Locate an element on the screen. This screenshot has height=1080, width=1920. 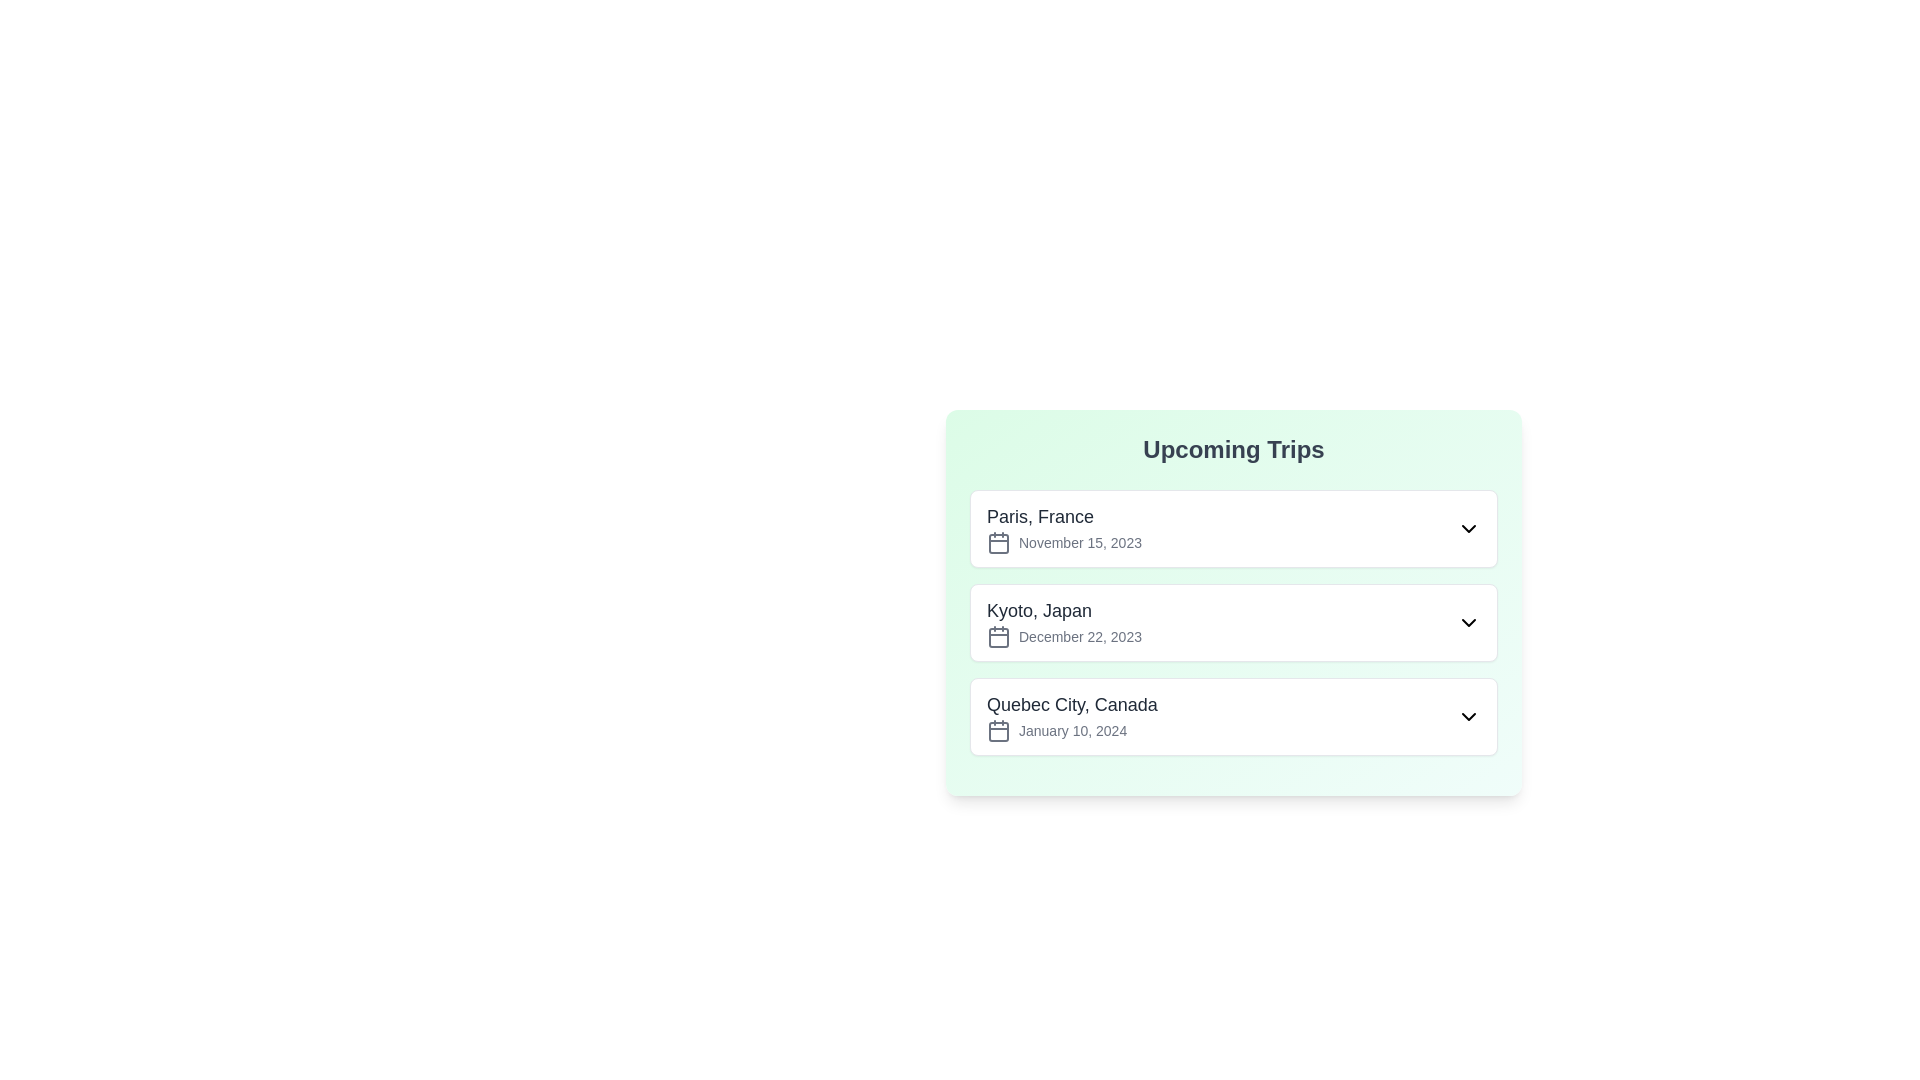
the upcoming trip button representing the trip item located between 'Paris, France' and 'Quebec City, Canada' is located at coordinates (1232, 622).